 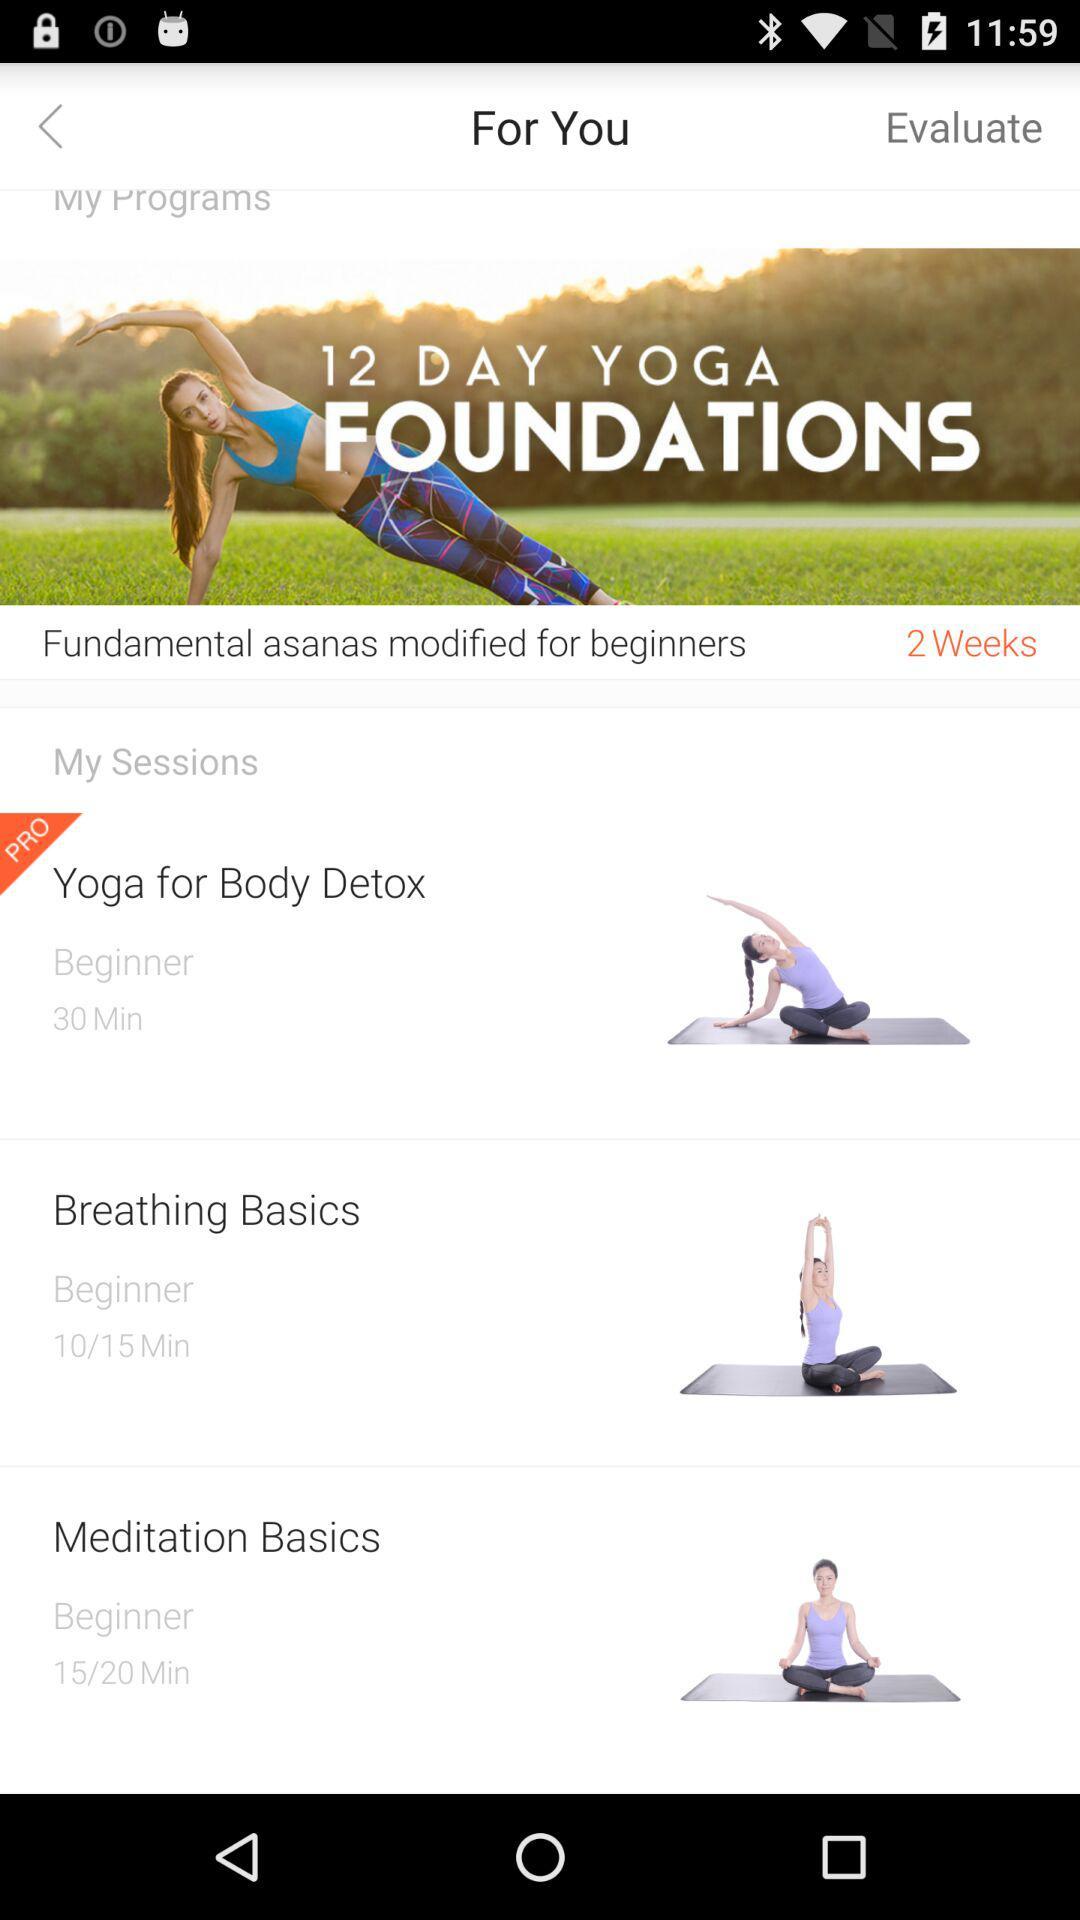 What do you see at coordinates (540, 219) in the screenshot?
I see `the my programs item` at bounding box center [540, 219].